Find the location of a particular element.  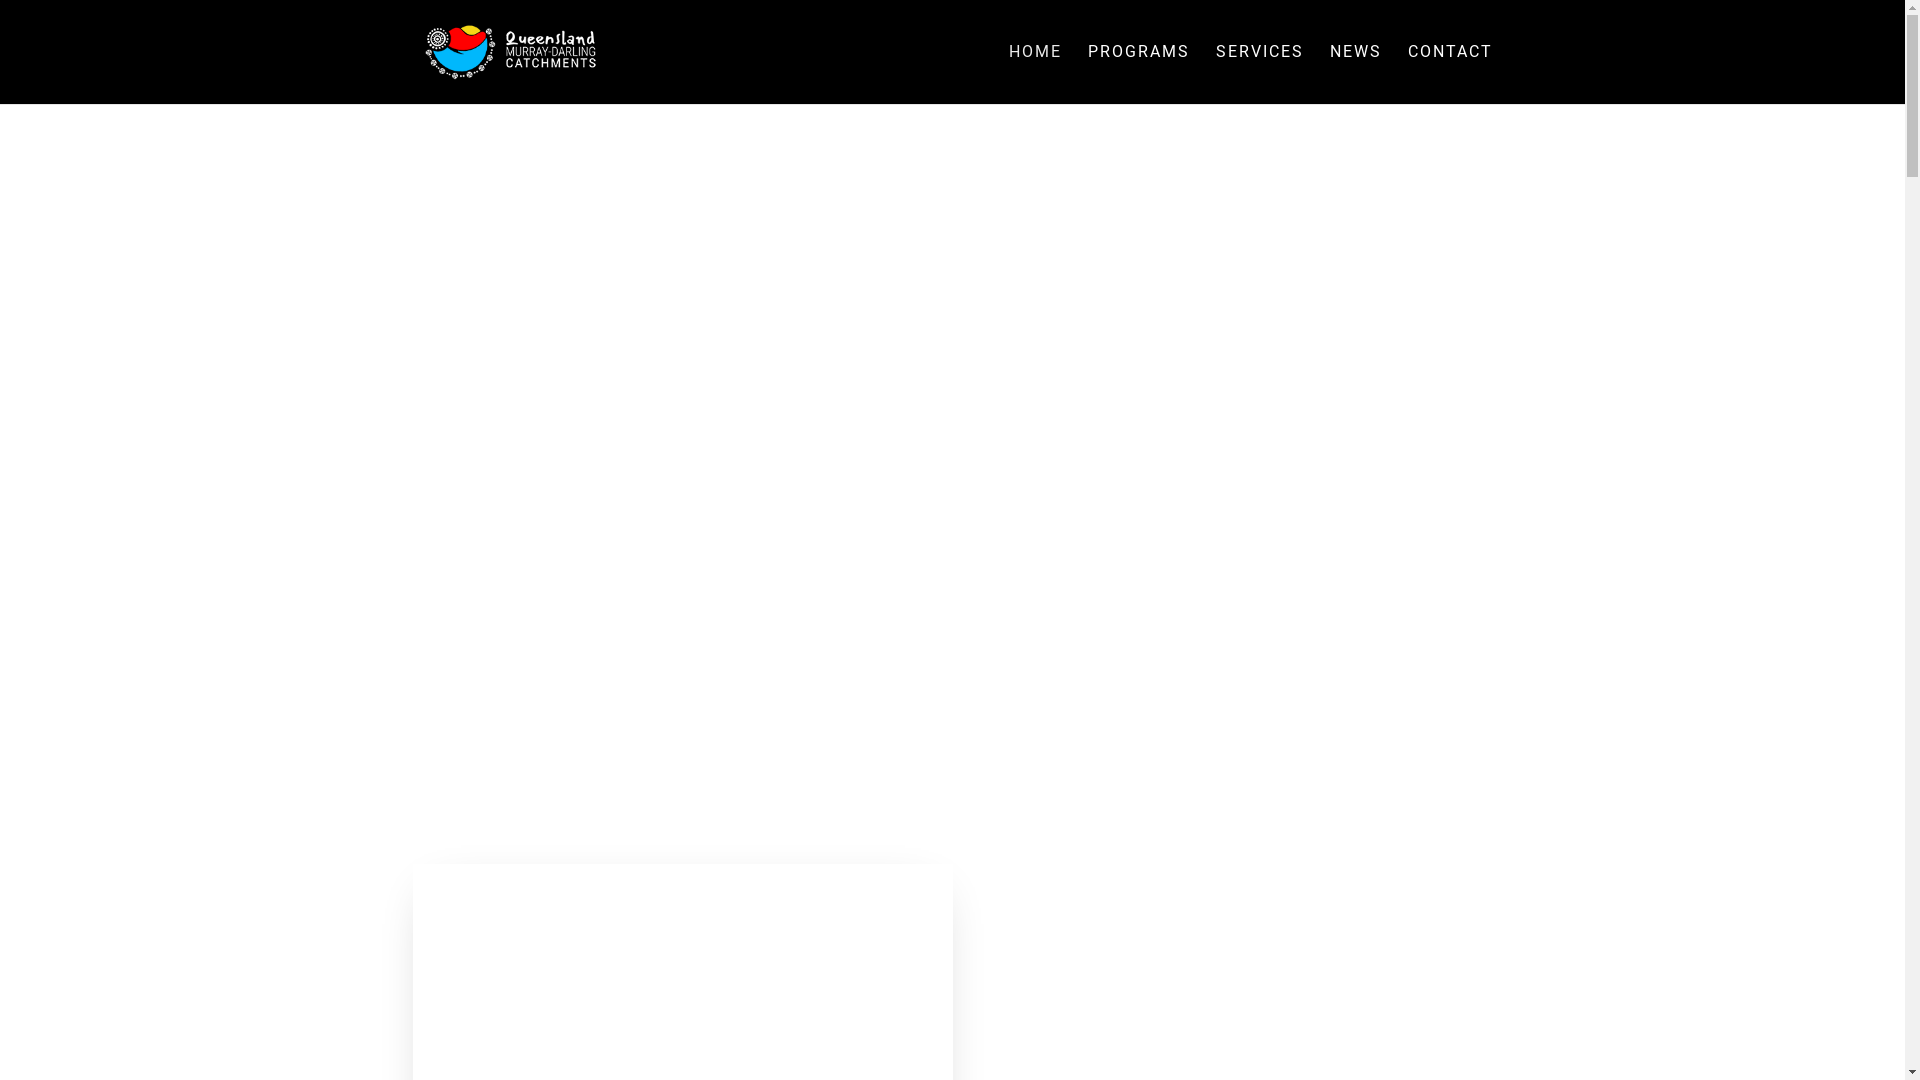

'NEWS' is located at coordinates (1356, 73).